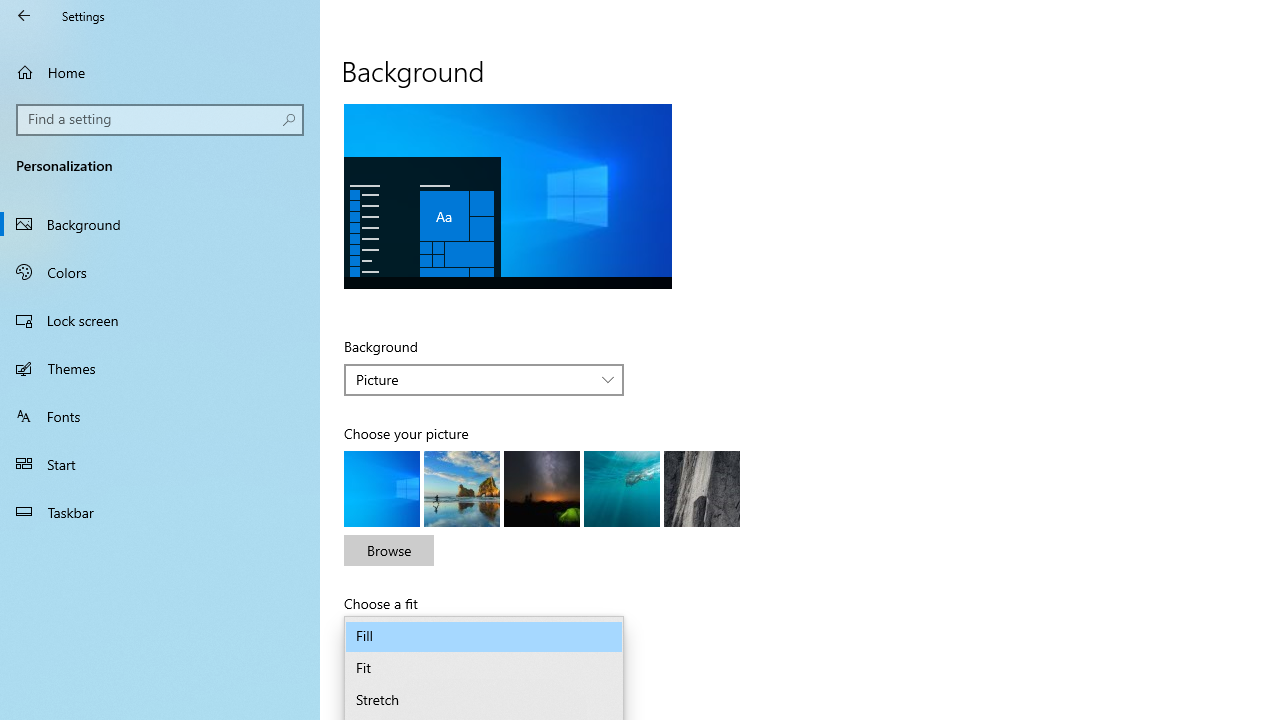 Image resolution: width=1280 pixels, height=720 pixels. I want to click on 'Windows Spotlight Image', so click(702, 488).